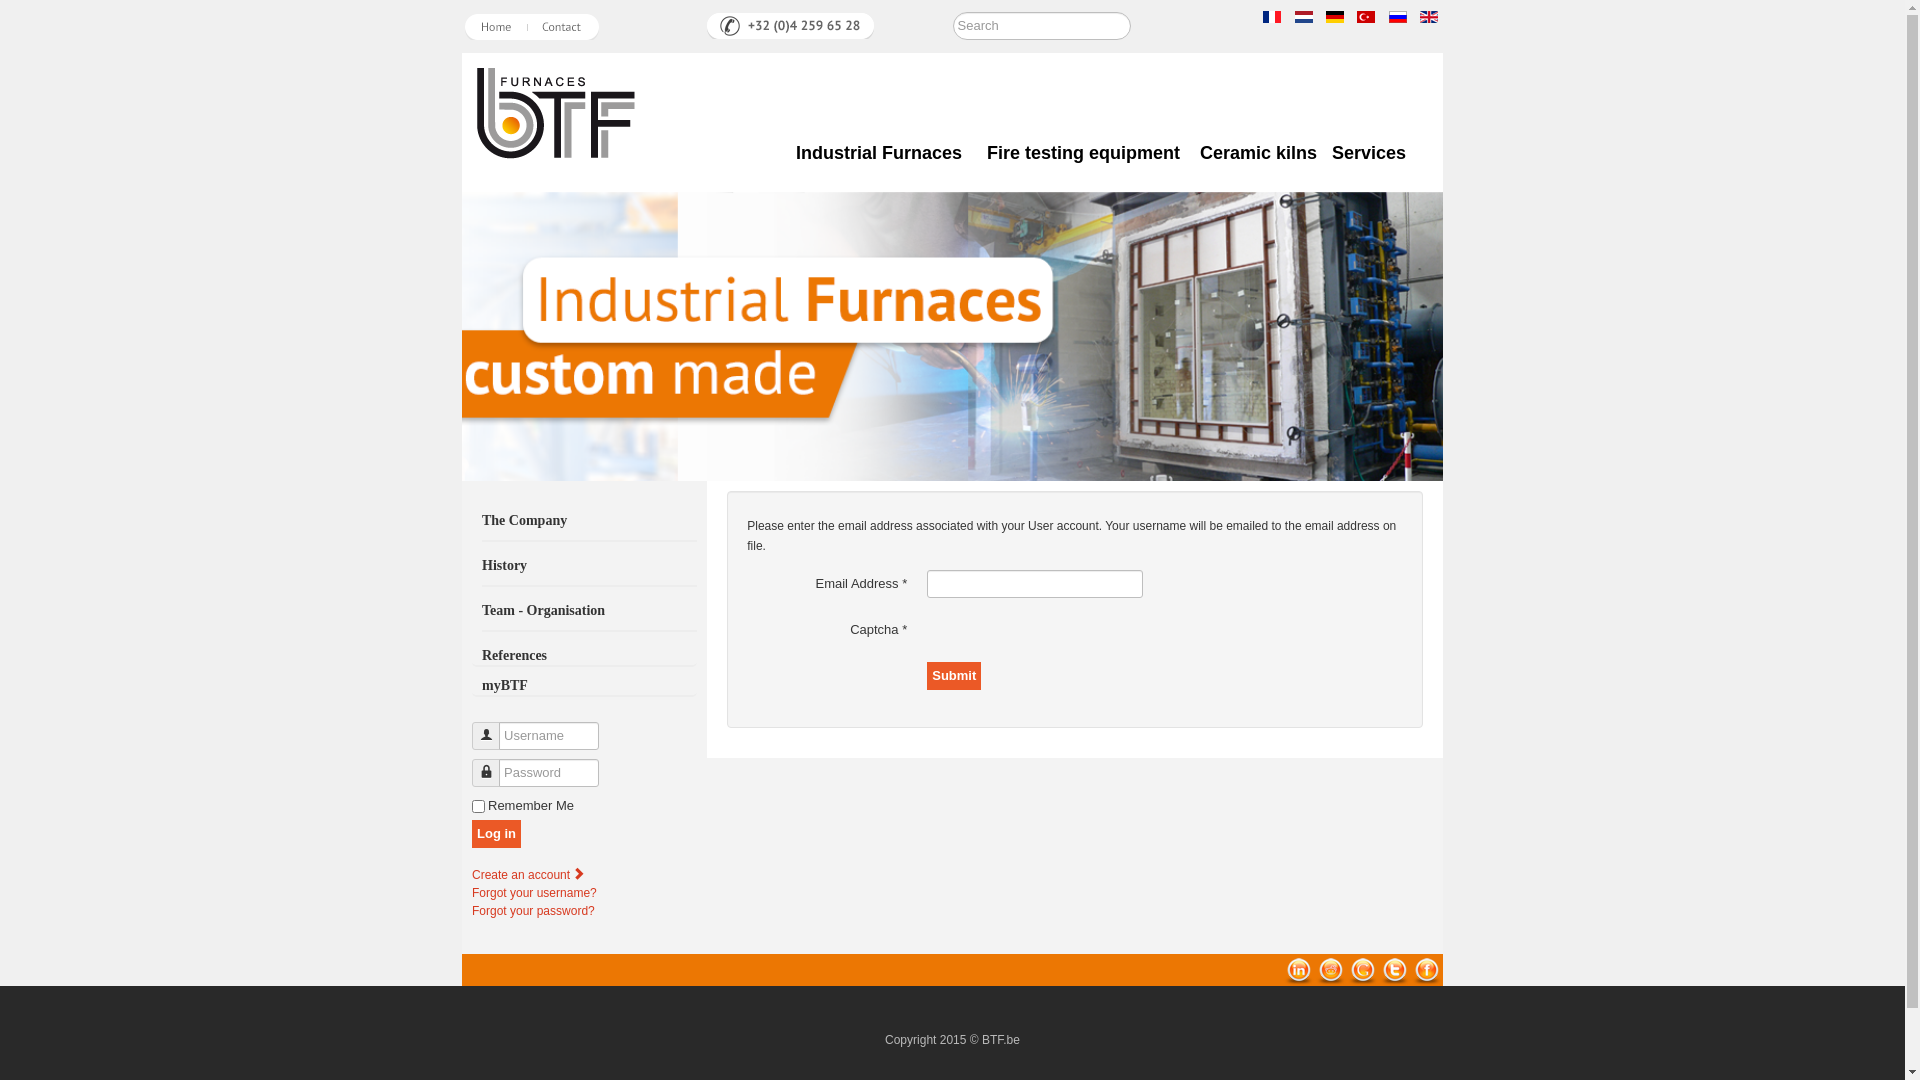  What do you see at coordinates (1396, 16) in the screenshot?
I see `'Russian'` at bounding box center [1396, 16].